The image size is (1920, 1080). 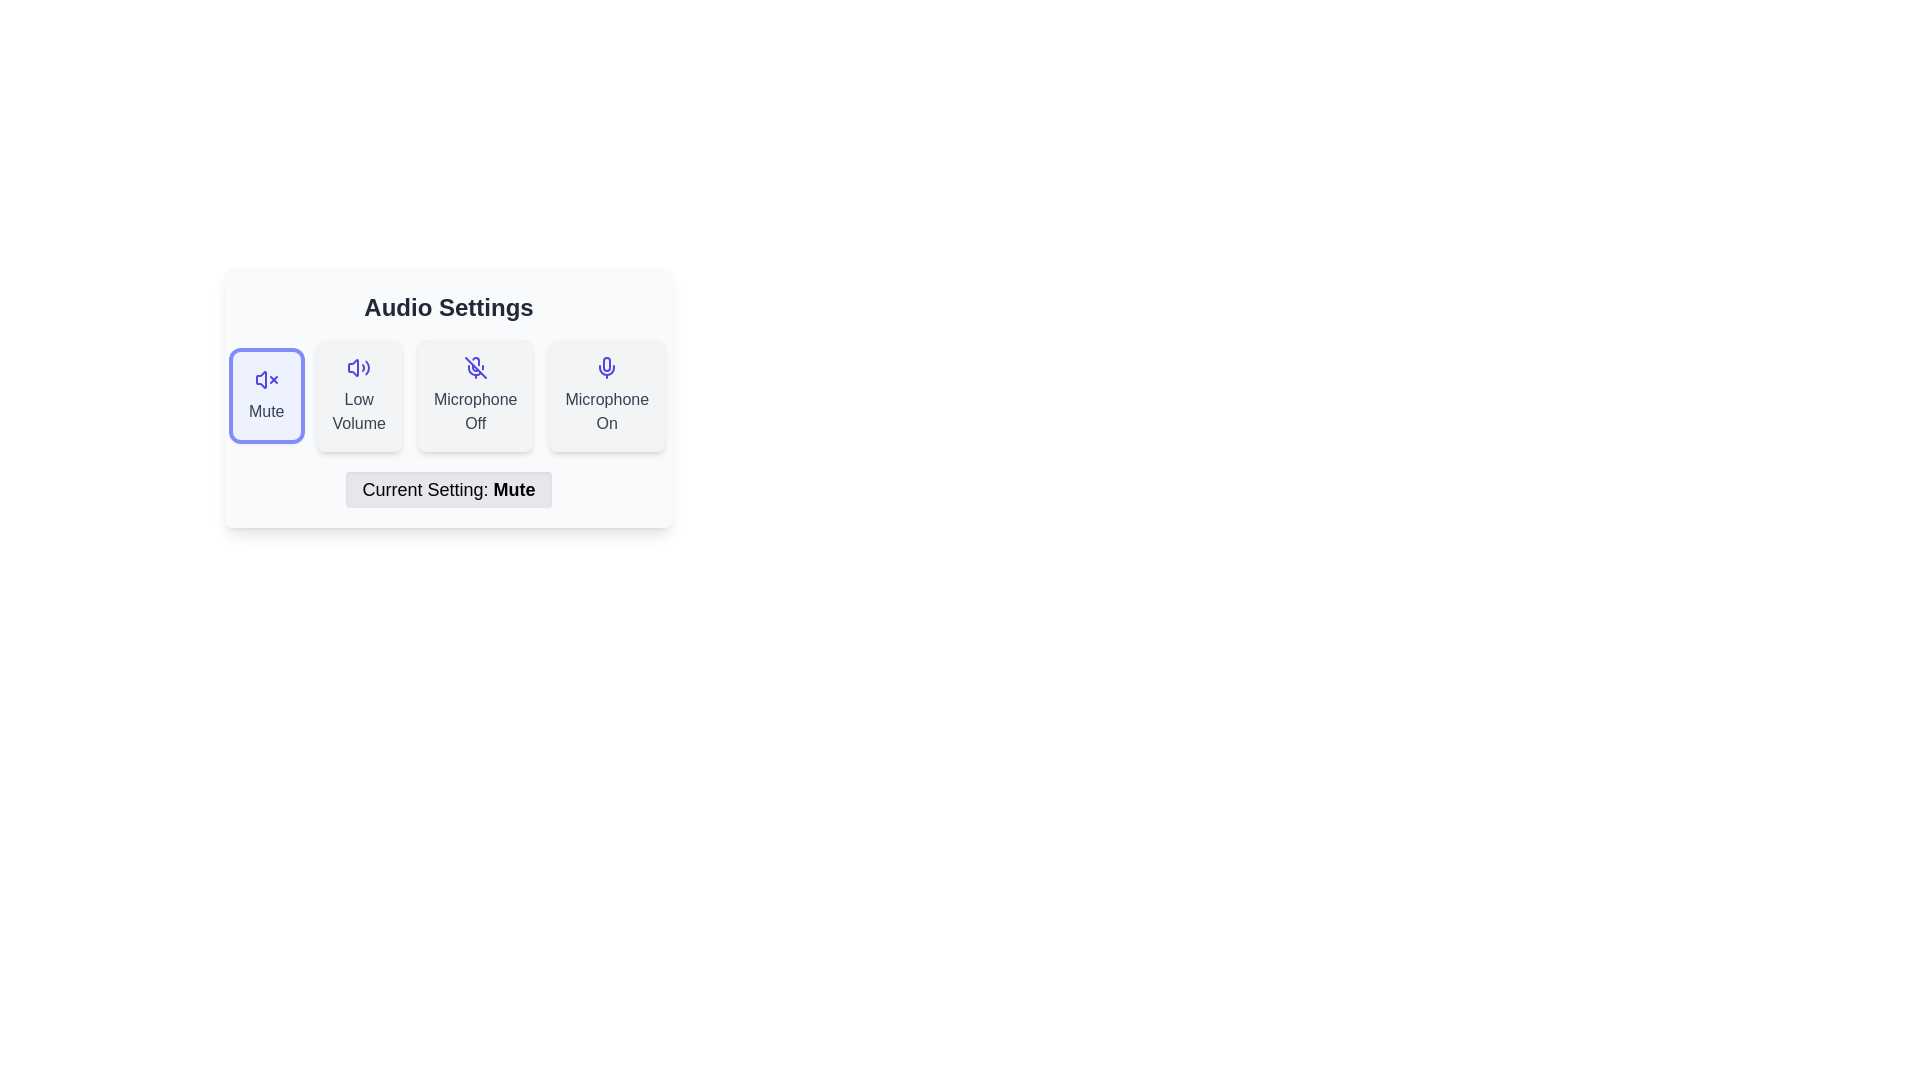 What do you see at coordinates (448, 489) in the screenshot?
I see `the label displaying 'Current Setting: Mute', which is located in the 'Audio Settings' section and has a light gray background` at bounding box center [448, 489].